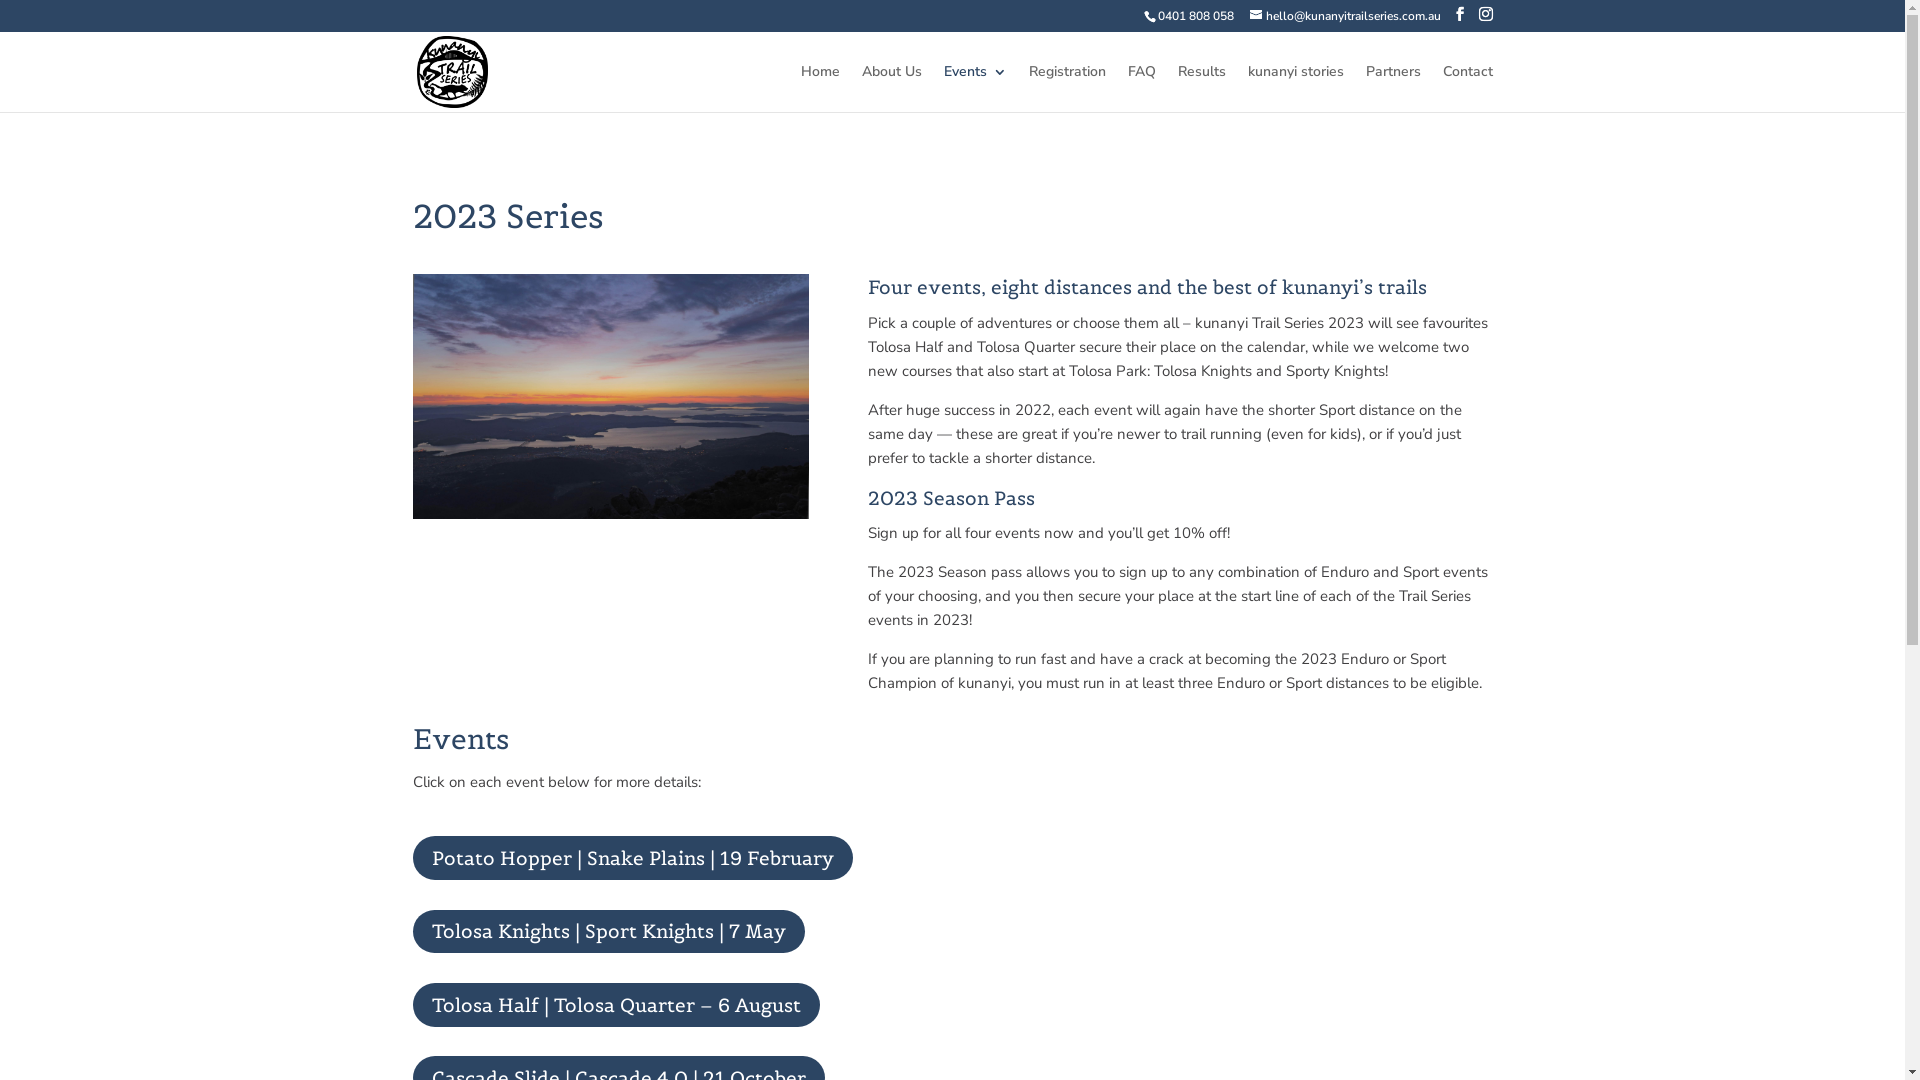 The height and width of the screenshot is (1080, 1920). I want to click on 'Events', so click(975, 87).